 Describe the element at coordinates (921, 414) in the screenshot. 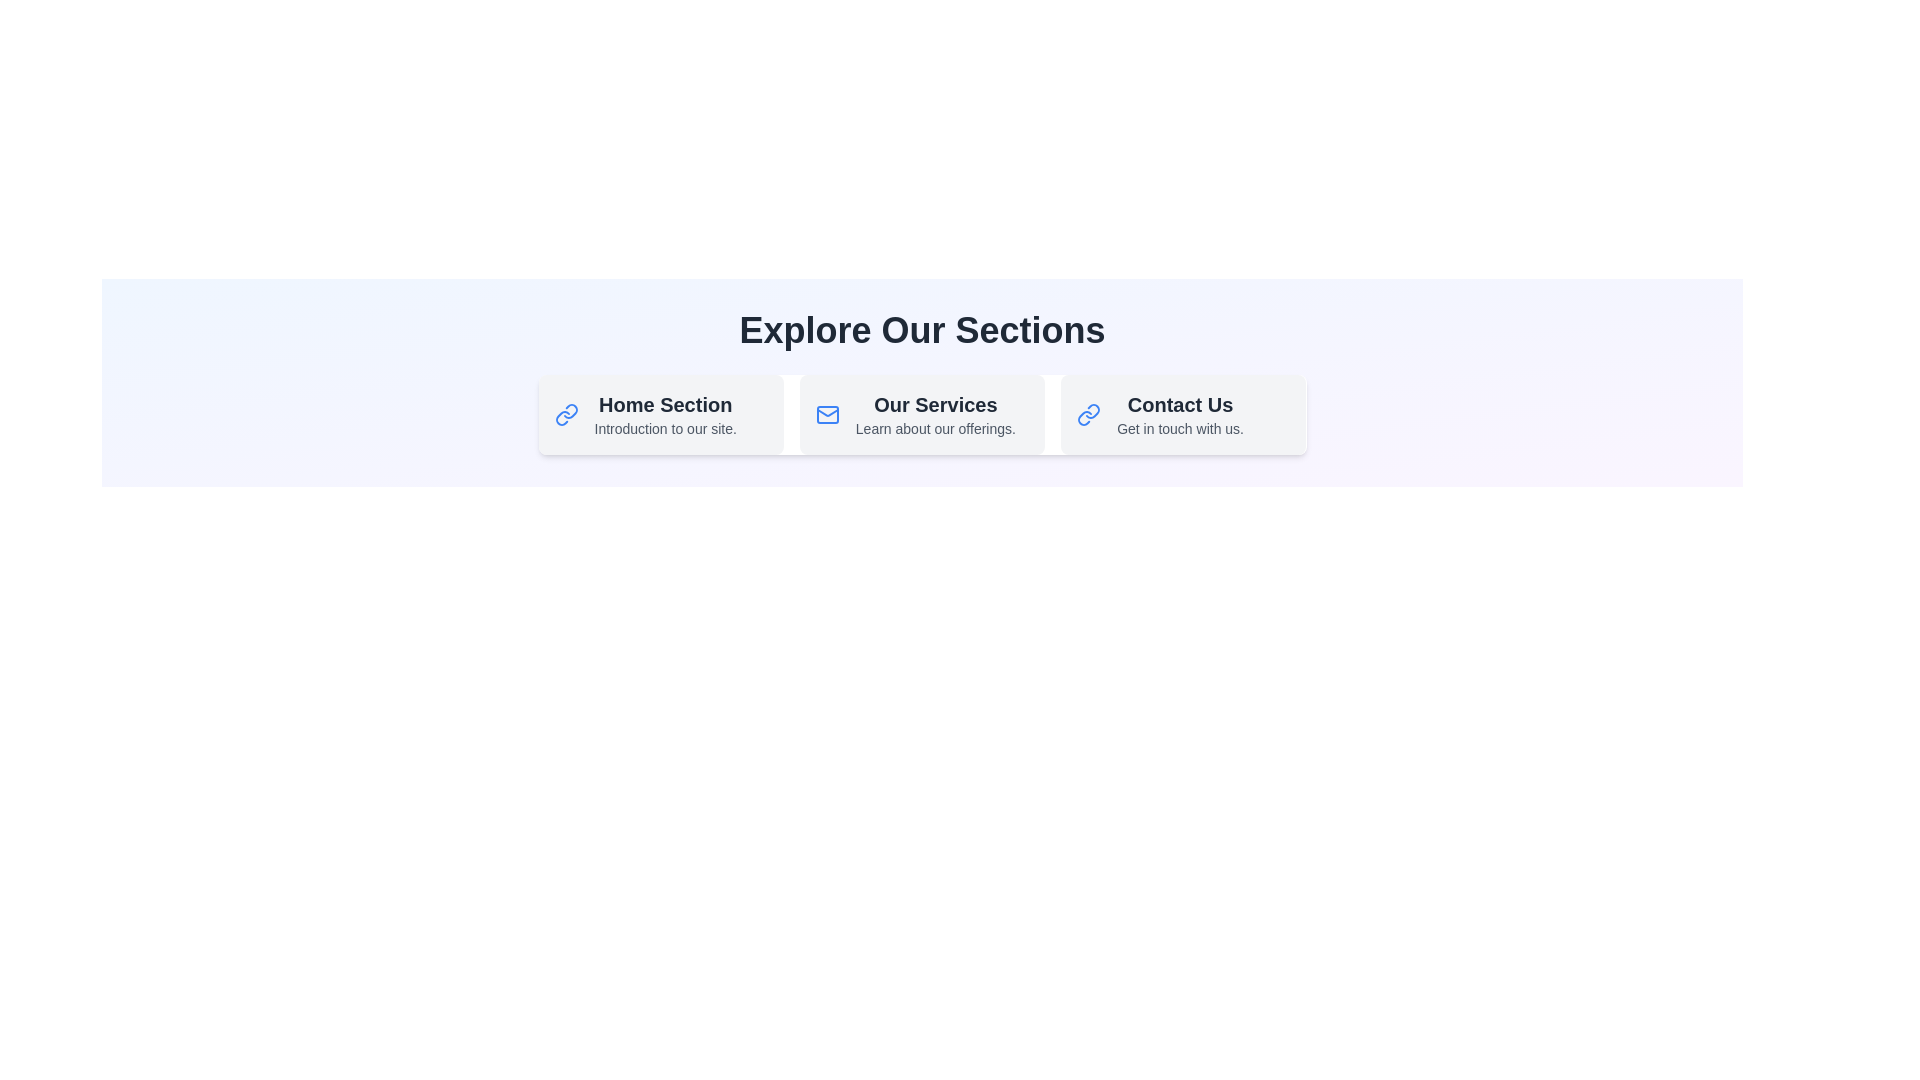

I see `text from the informational card or section header that provides information about the services offered, located centrally in the row of three sections` at that location.